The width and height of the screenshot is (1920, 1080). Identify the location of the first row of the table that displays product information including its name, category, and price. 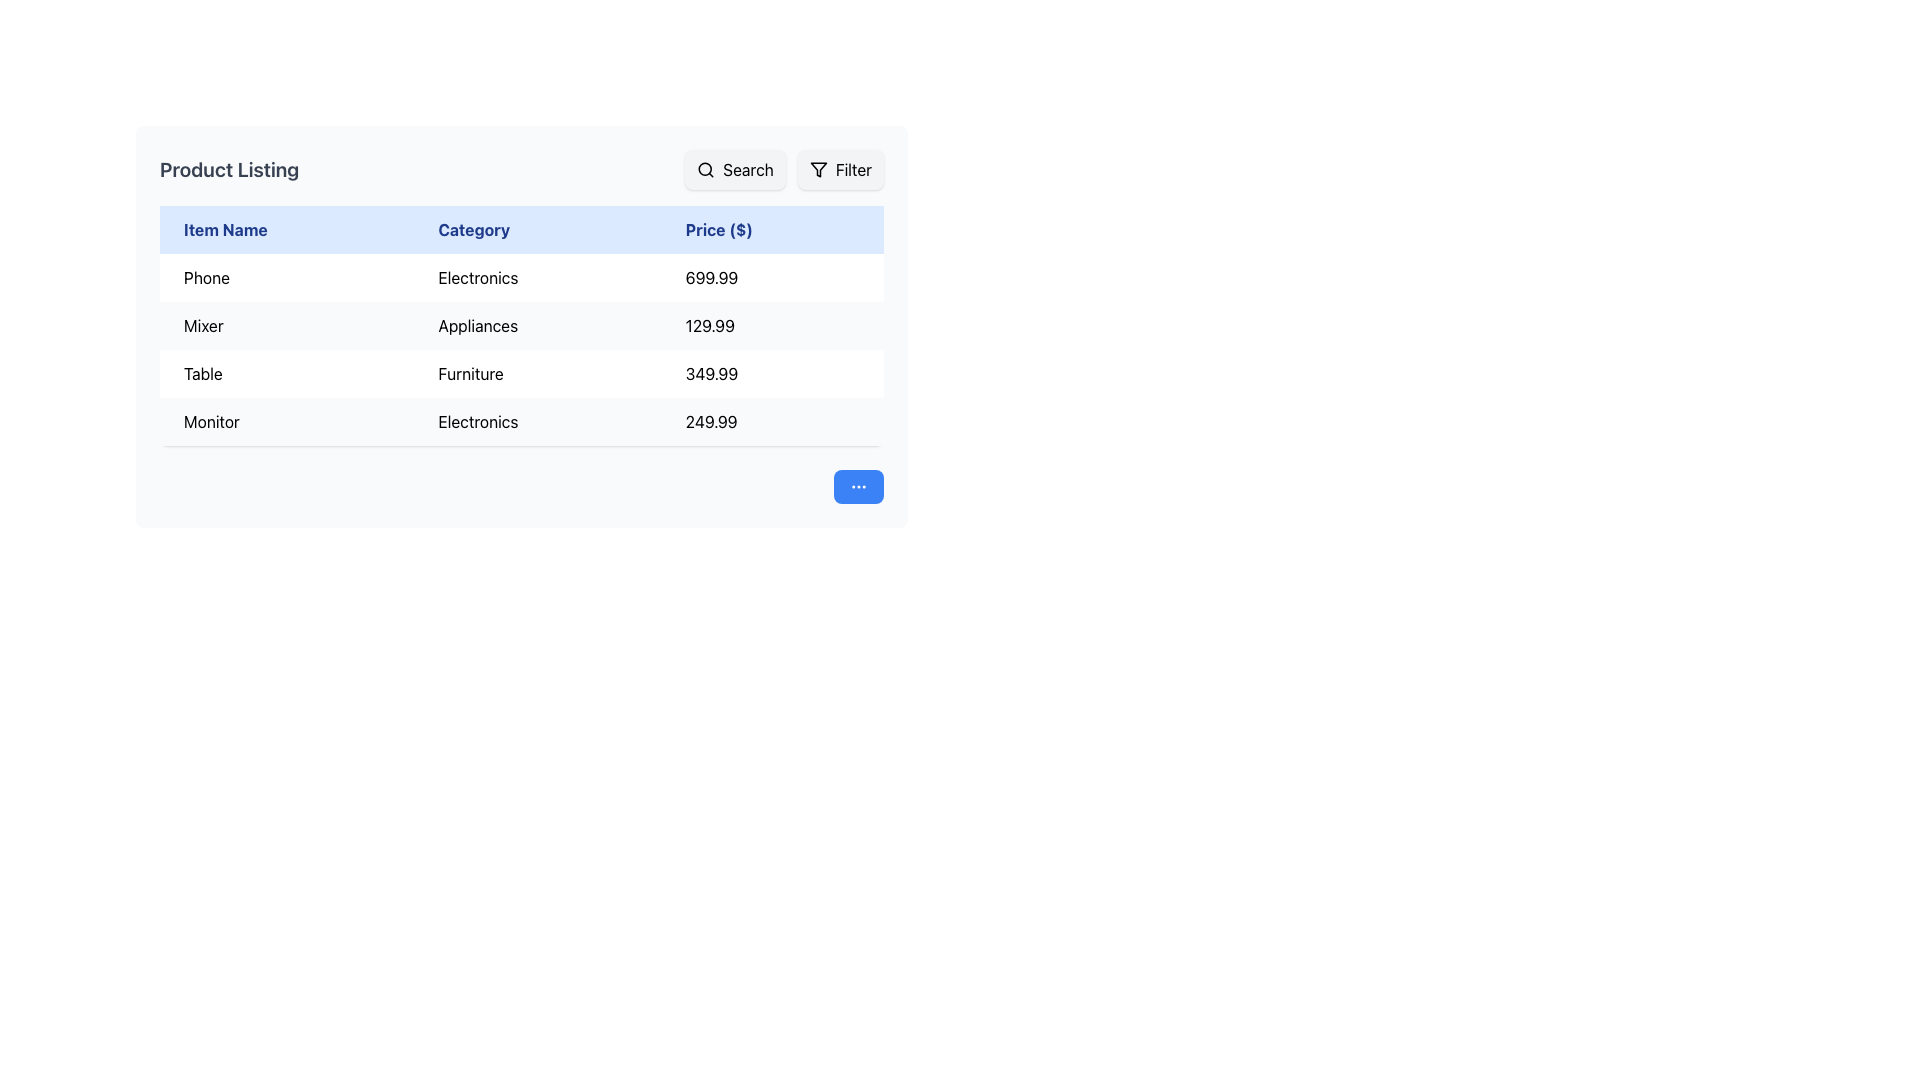
(522, 277).